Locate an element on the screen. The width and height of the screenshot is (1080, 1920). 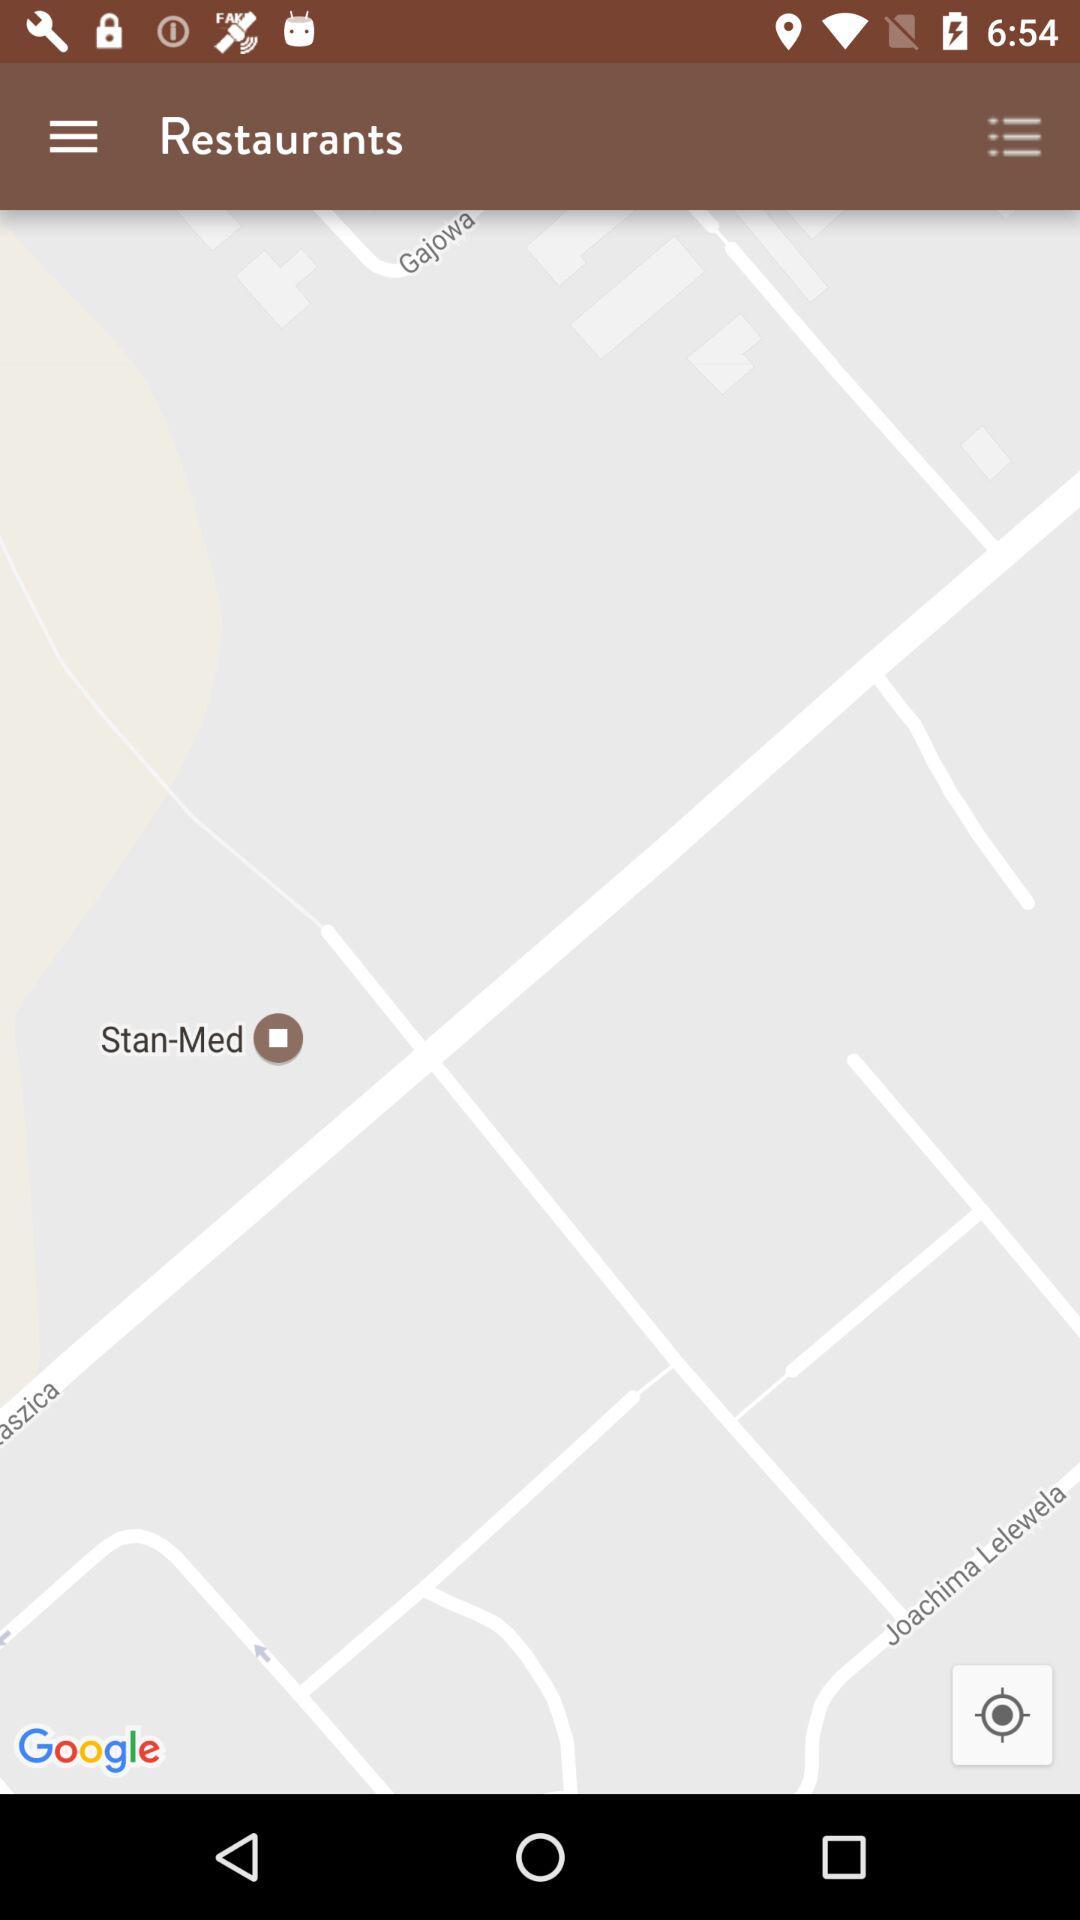
item at the top right corner is located at coordinates (1015, 135).